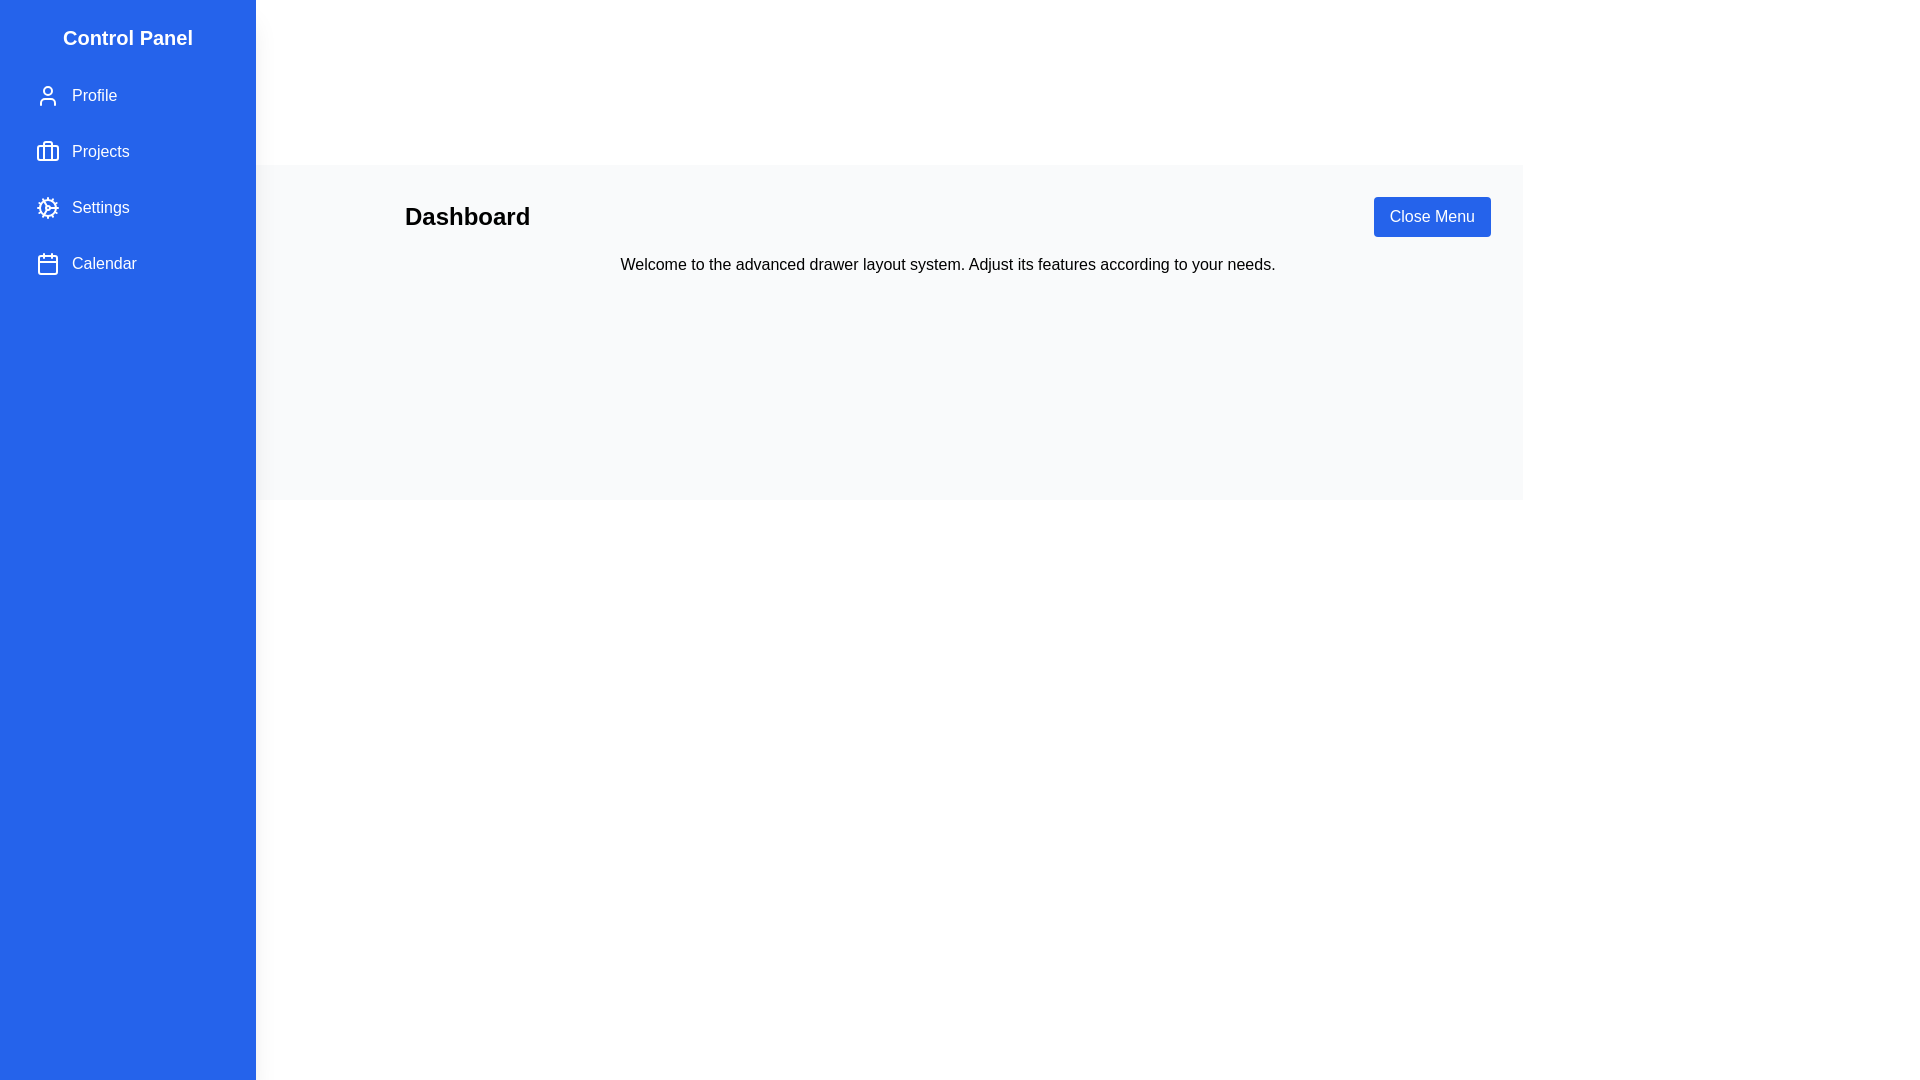 This screenshot has height=1080, width=1920. Describe the element at coordinates (99, 150) in the screenshot. I see `the 'Projects' text label in the vertical navigation menu, located next to a briefcase icon` at that location.